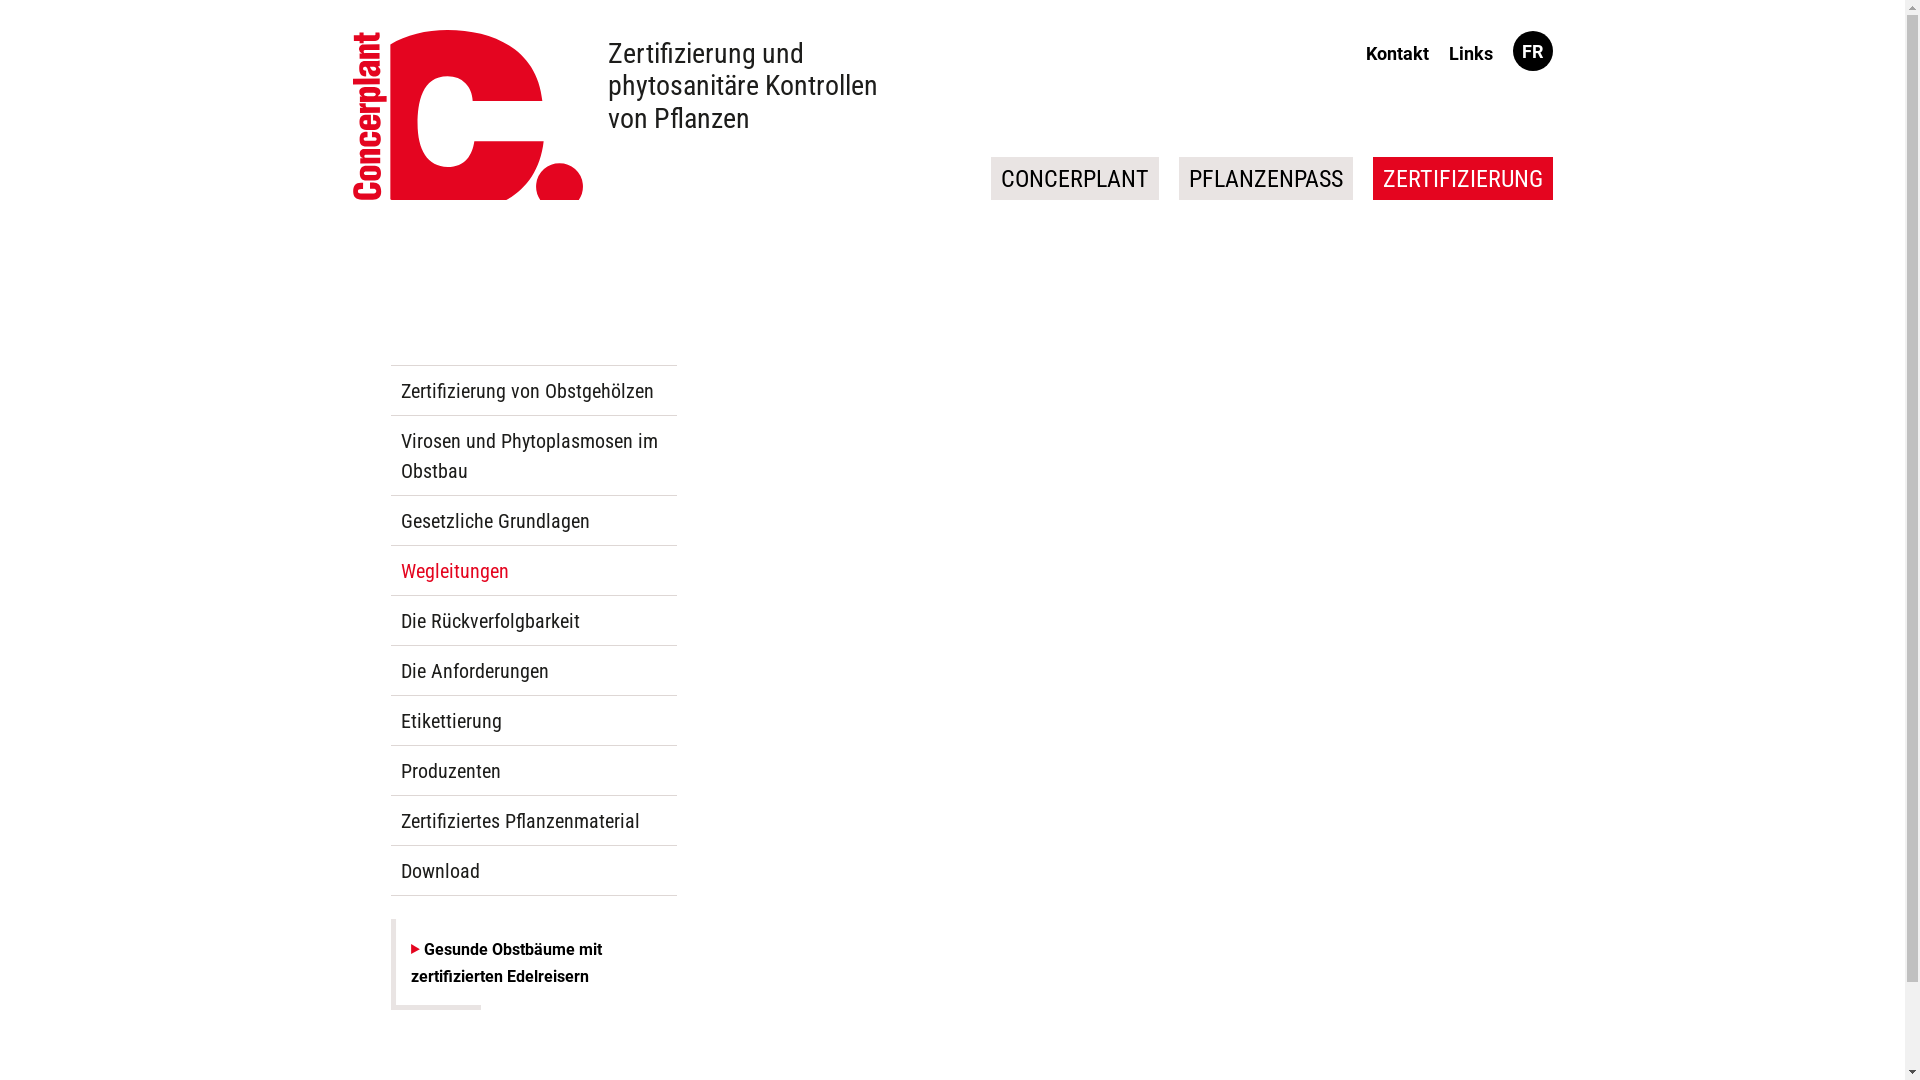  What do you see at coordinates (532, 770) in the screenshot?
I see `'Produzenten'` at bounding box center [532, 770].